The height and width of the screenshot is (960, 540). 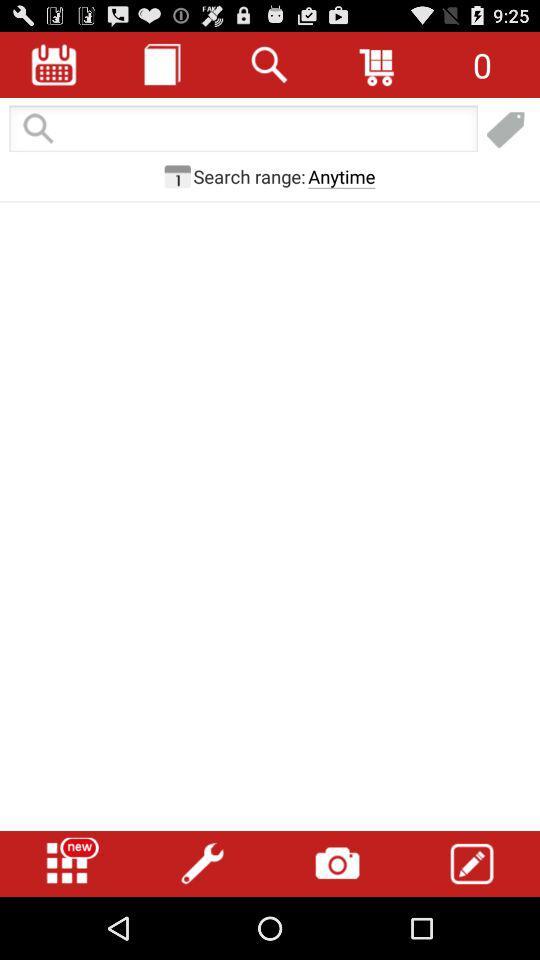 I want to click on journal entries, so click(x=161, y=64).